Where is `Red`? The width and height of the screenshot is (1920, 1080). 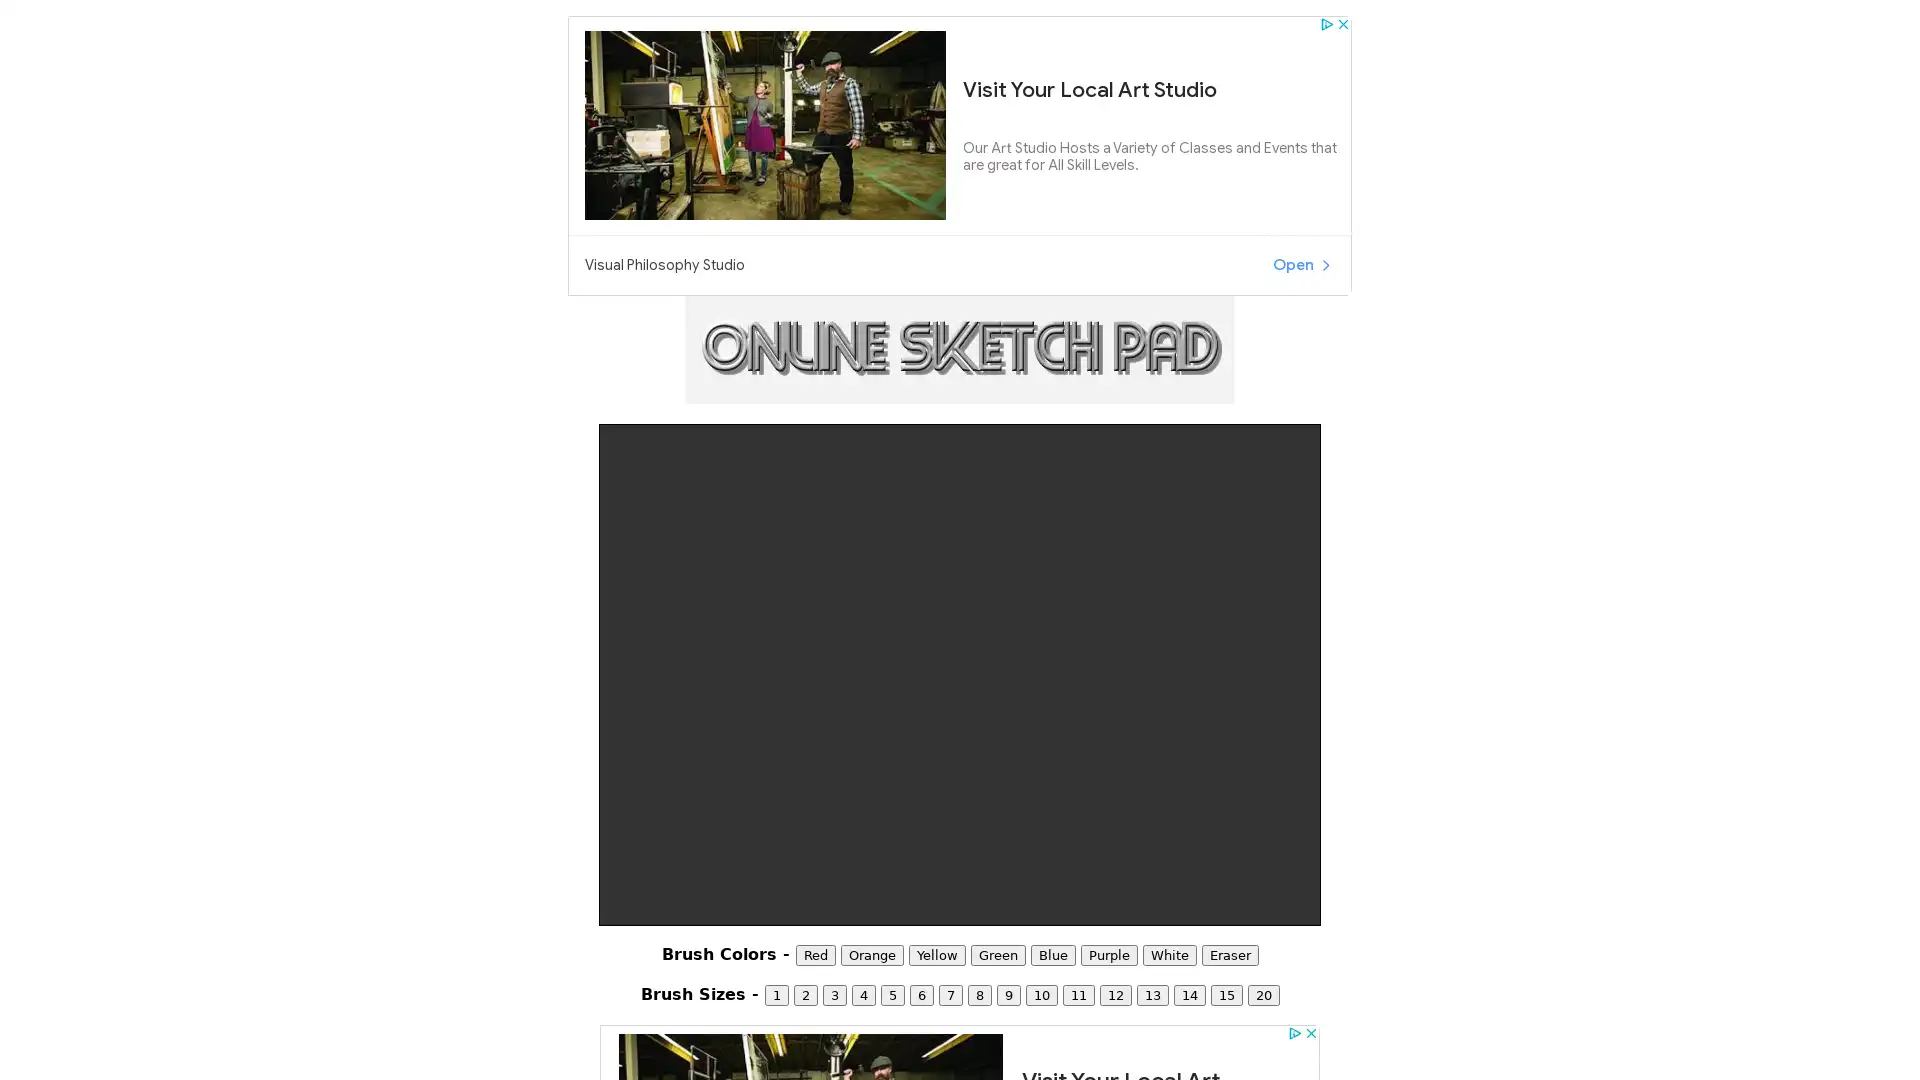 Red is located at coordinates (815, 954).